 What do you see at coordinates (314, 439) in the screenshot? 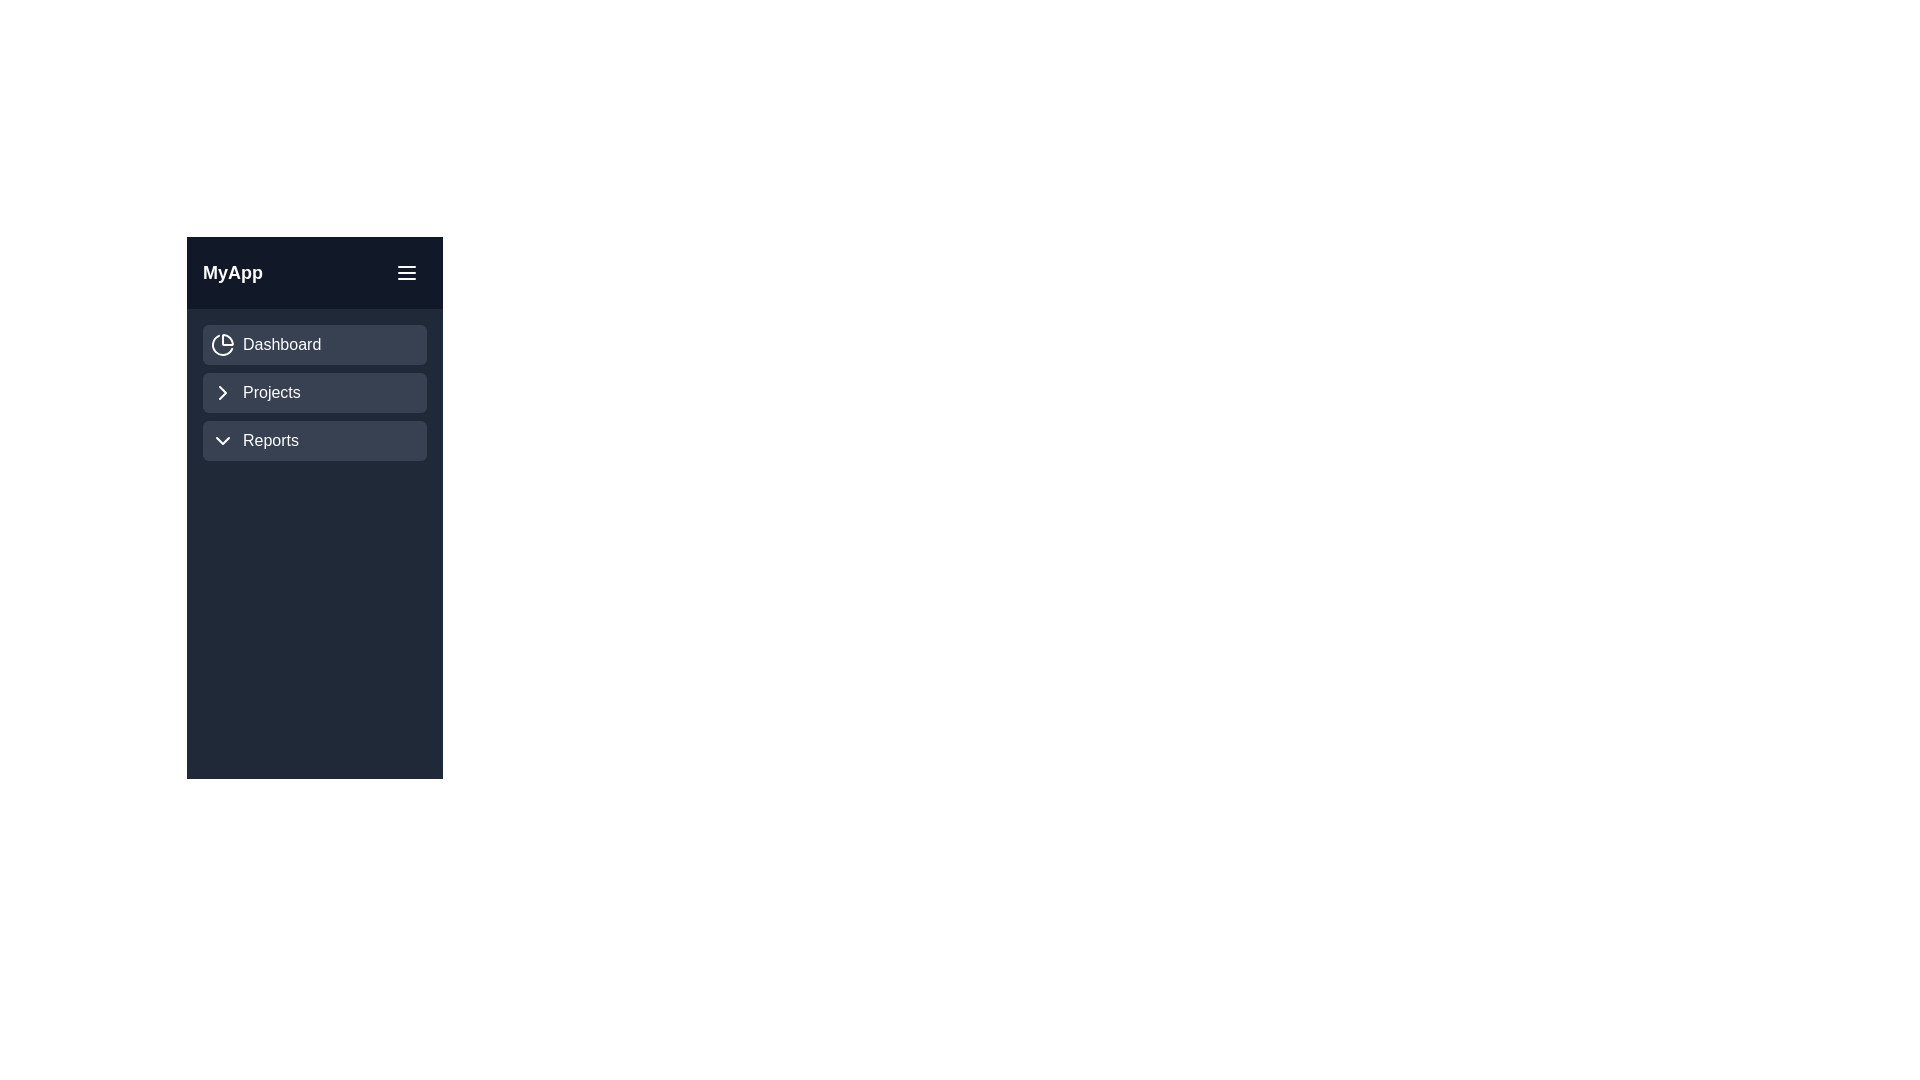
I see `the 'Reports' menu item` at bounding box center [314, 439].